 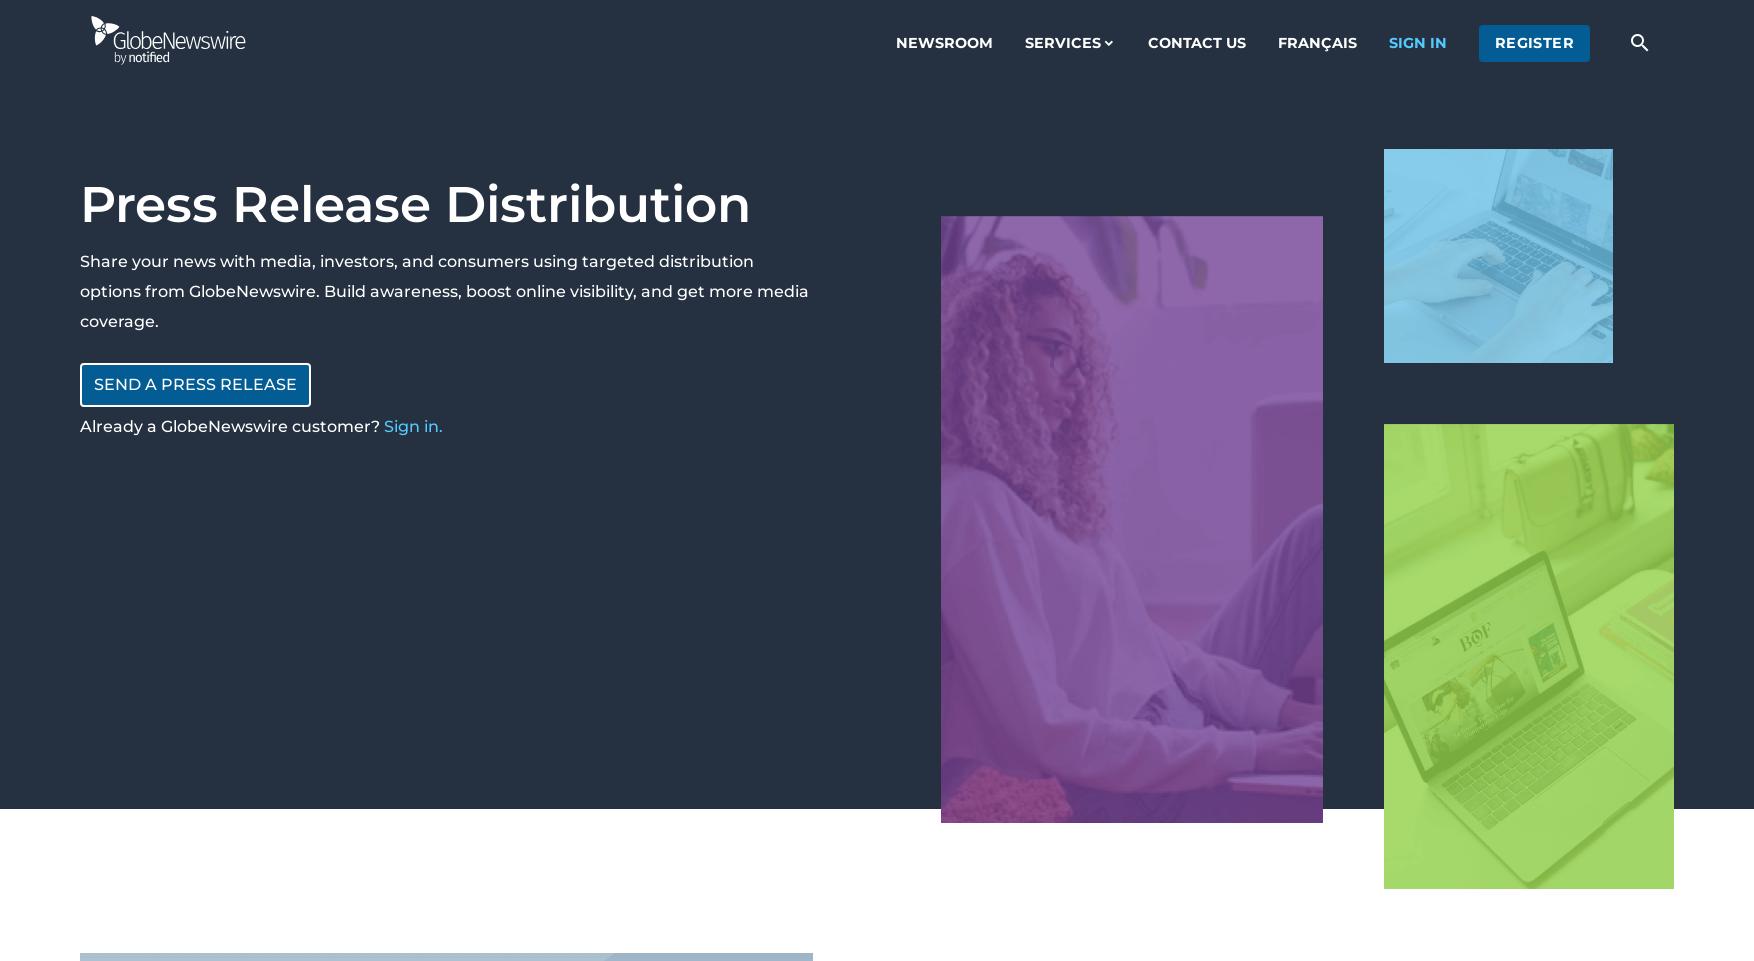 What do you see at coordinates (1062, 40) in the screenshot?
I see `'services'` at bounding box center [1062, 40].